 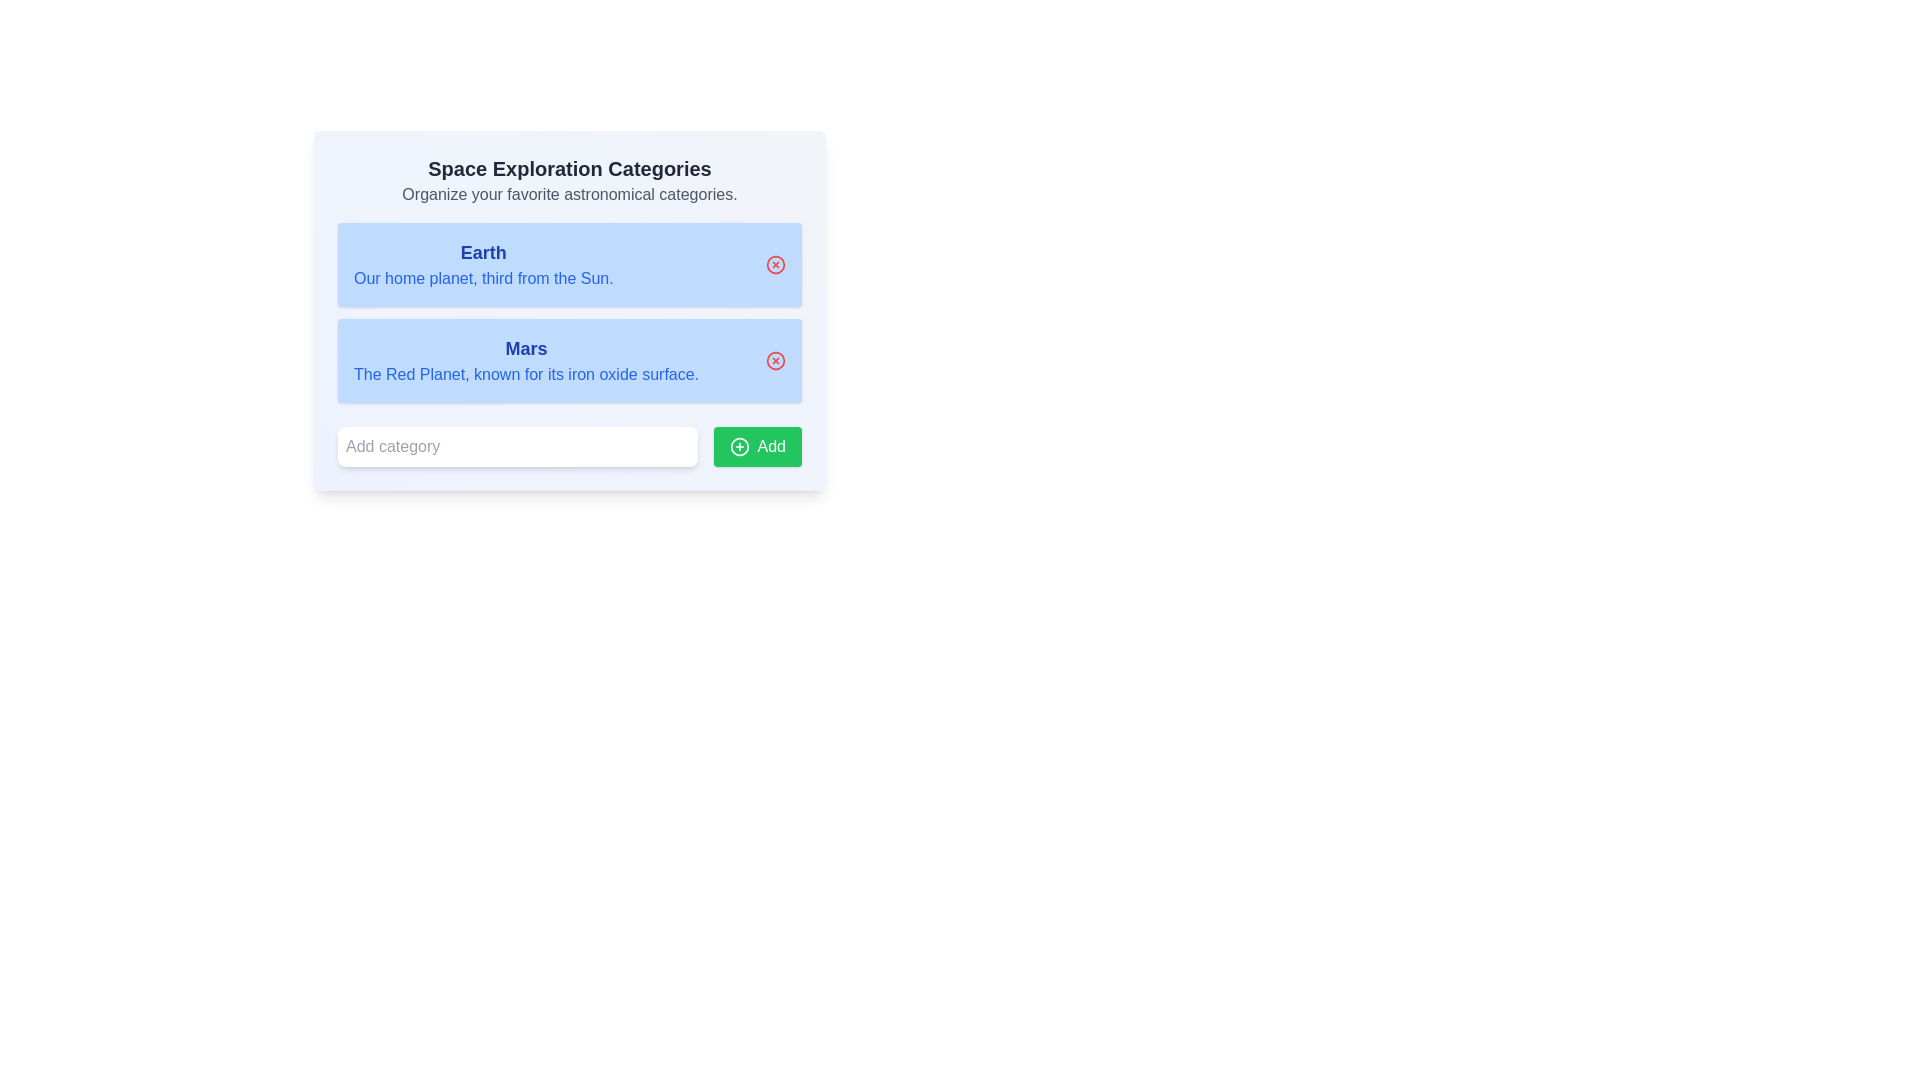 I want to click on the text block reading 'Our home planet, third from the Sun.' which is styled in blue font and located below the bolded title 'Earth' in a blue-boxed section, so click(x=483, y=278).